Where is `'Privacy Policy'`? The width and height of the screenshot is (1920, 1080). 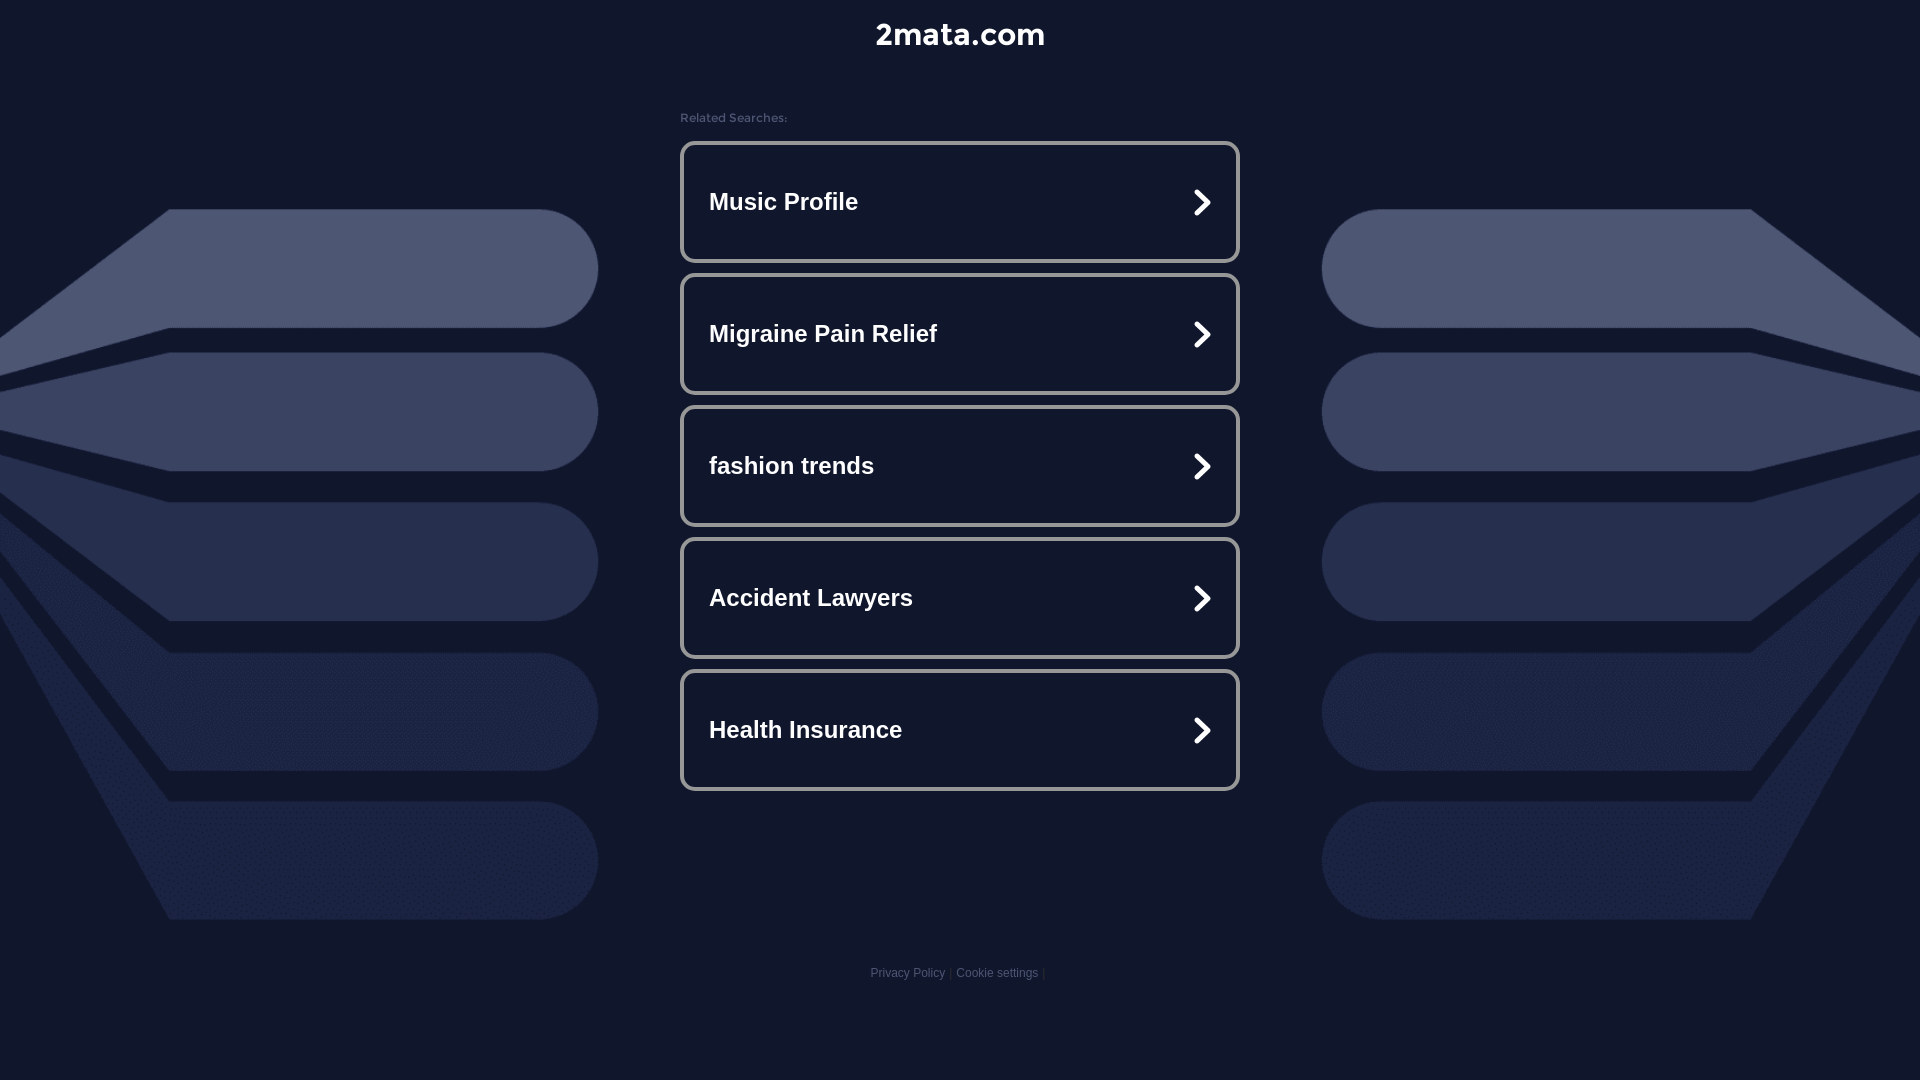 'Privacy Policy' is located at coordinates (906, 971).